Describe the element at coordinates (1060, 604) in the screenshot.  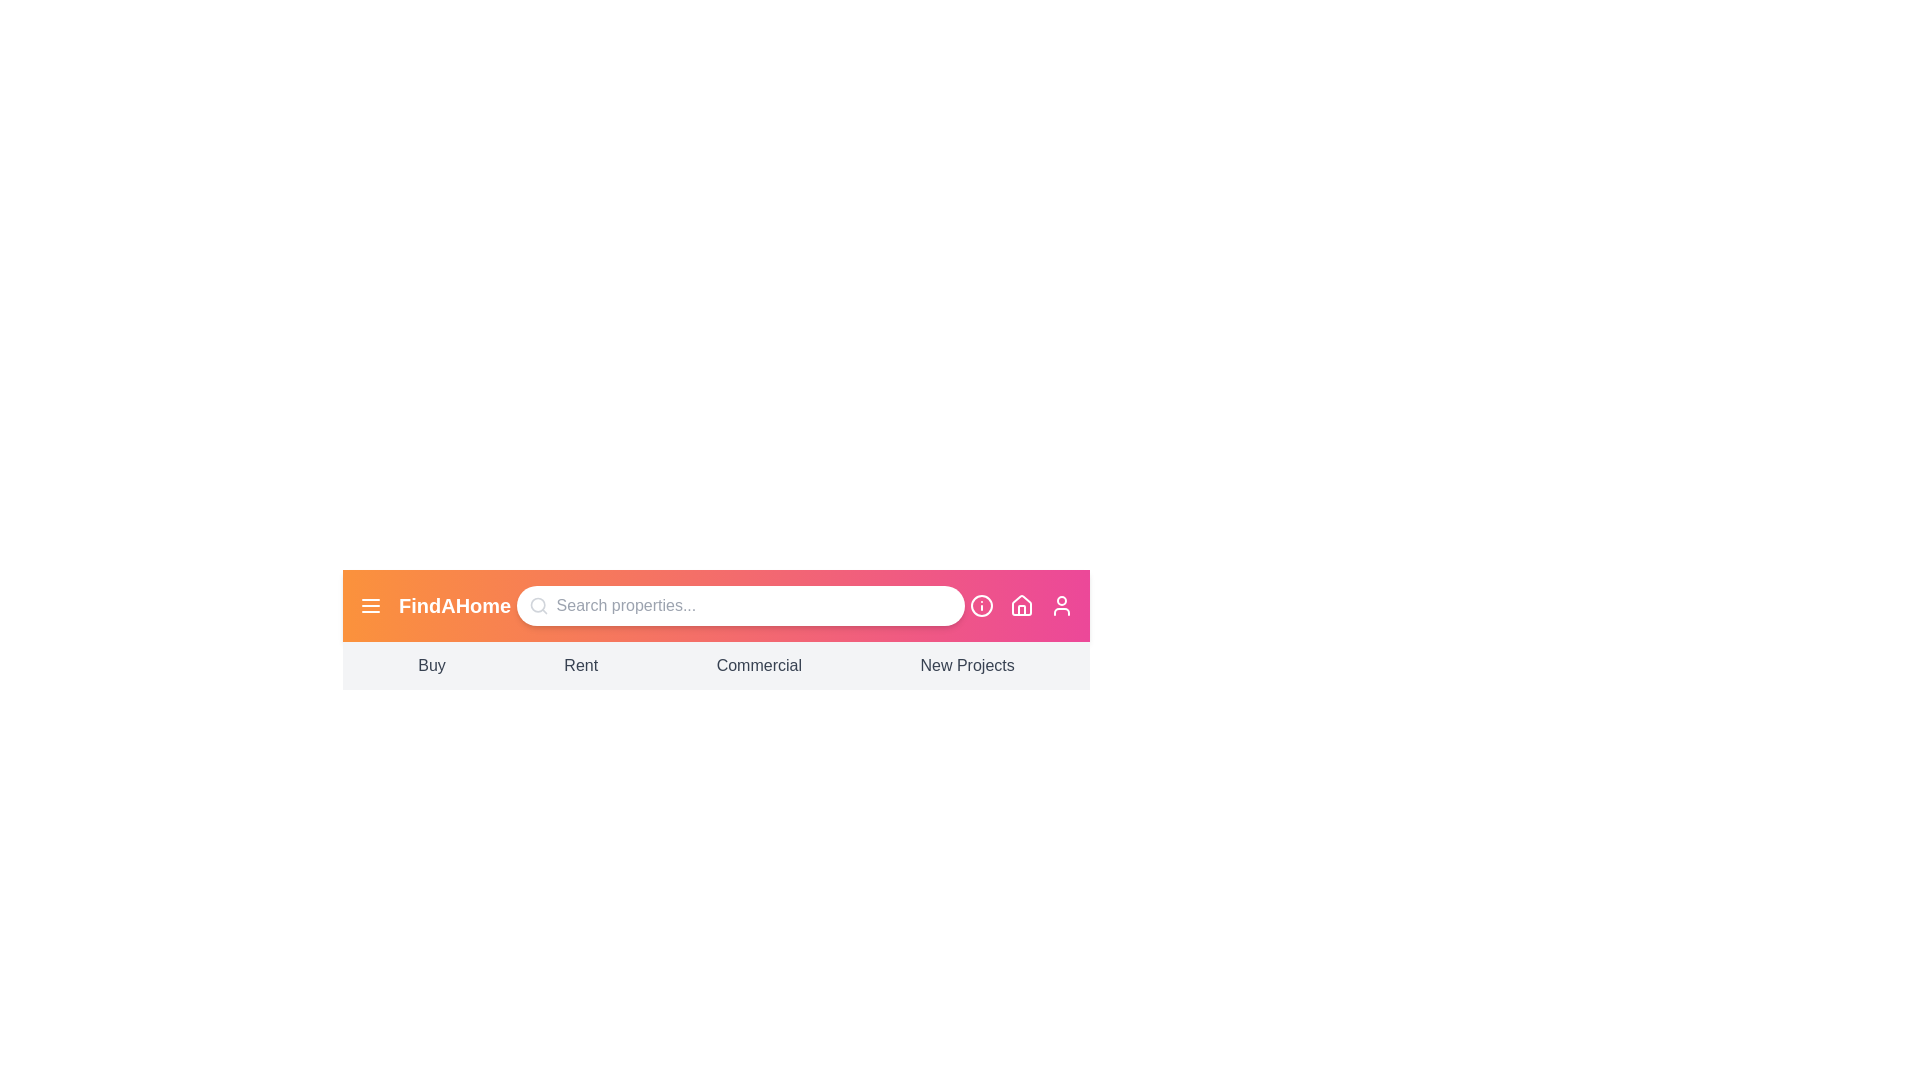
I see `the user profile icon in the navigation bar` at that location.